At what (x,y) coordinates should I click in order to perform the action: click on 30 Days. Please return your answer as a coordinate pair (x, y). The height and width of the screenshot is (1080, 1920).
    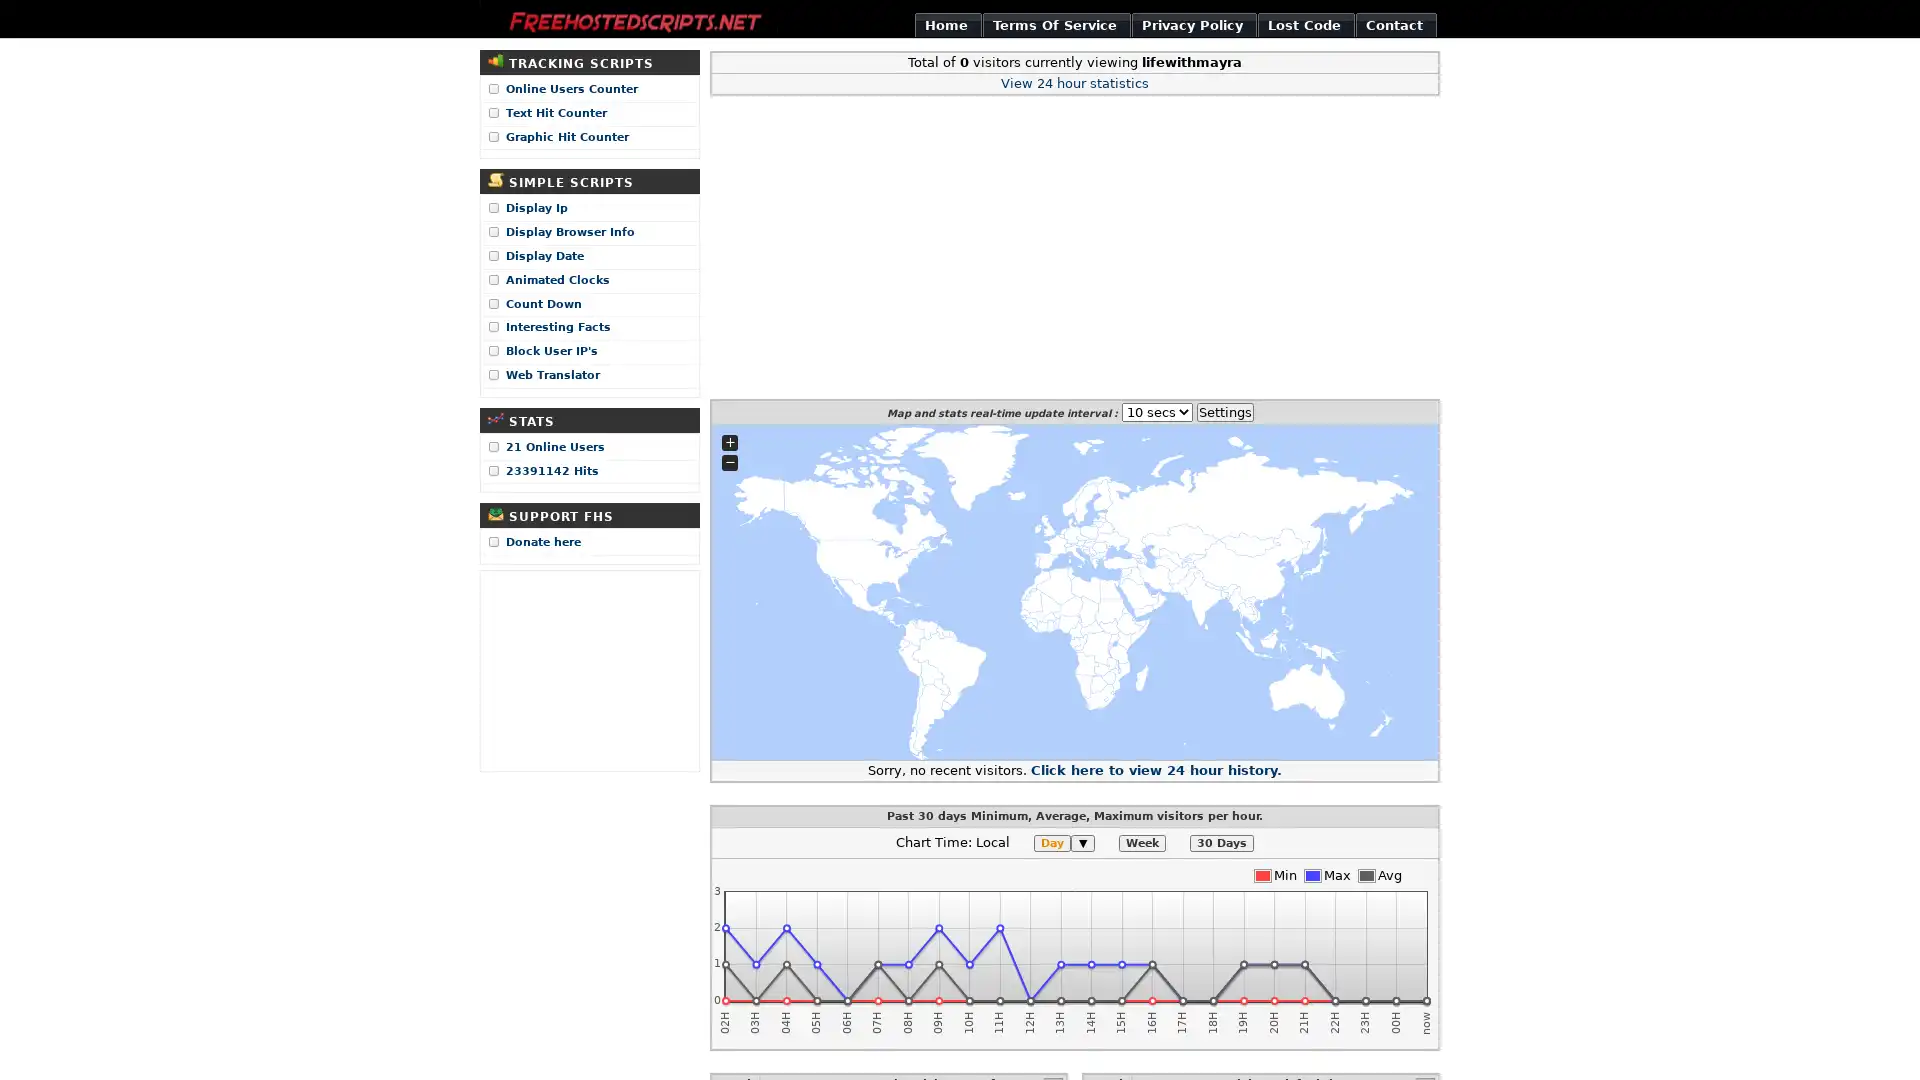
    Looking at the image, I should click on (1221, 843).